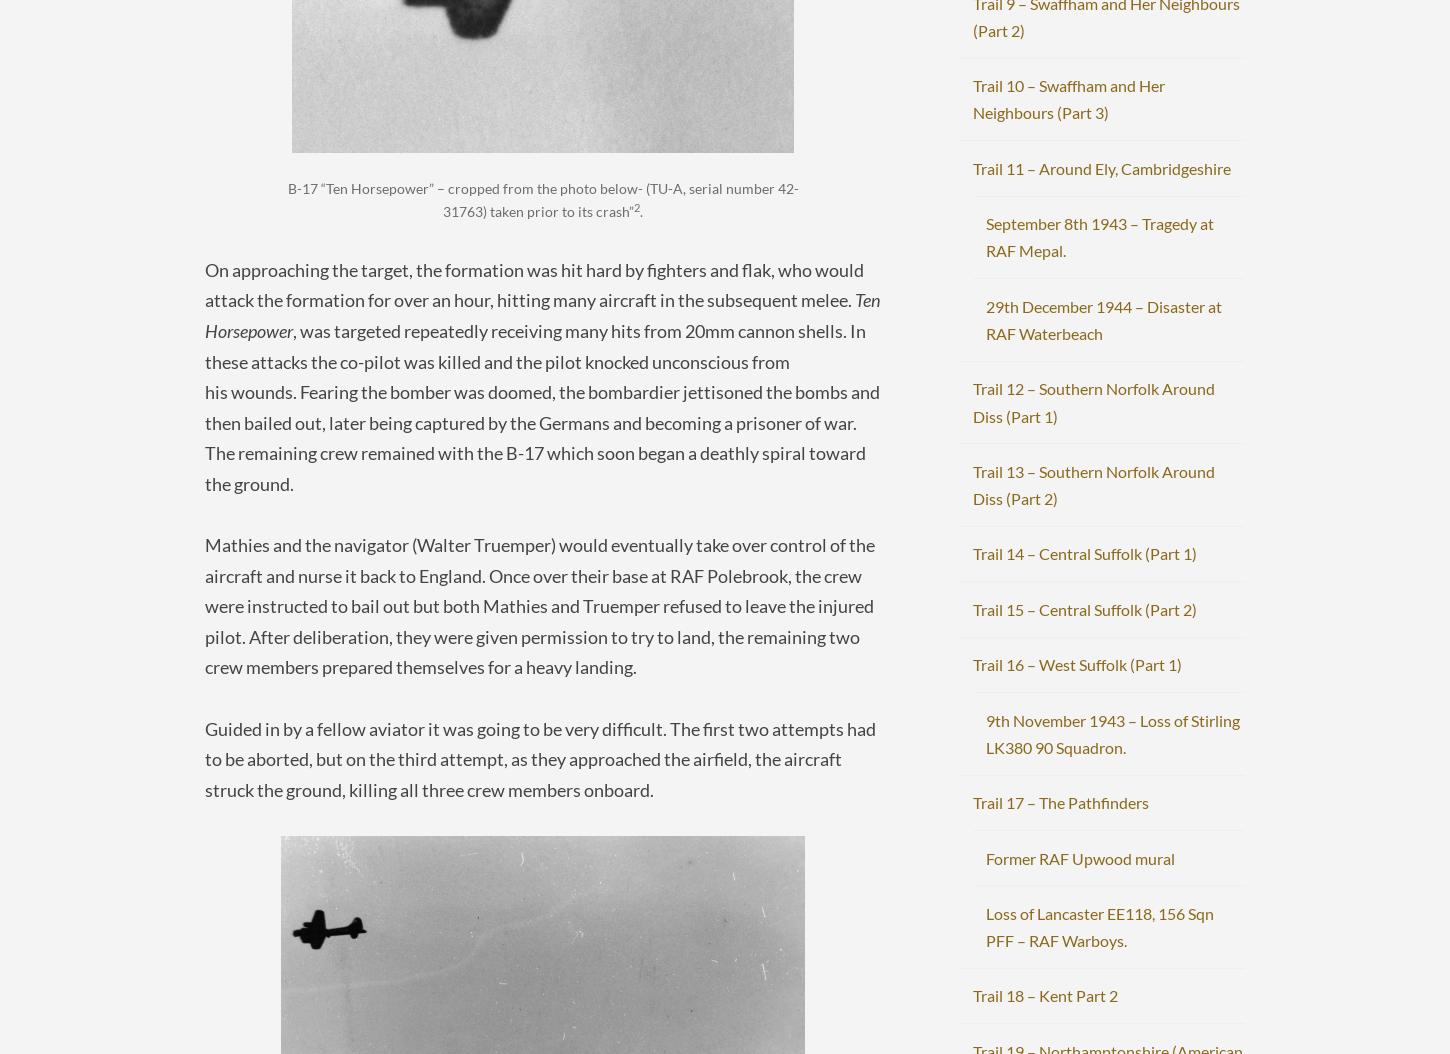  I want to click on 'Former RAF Upwood mural', so click(986, 857).